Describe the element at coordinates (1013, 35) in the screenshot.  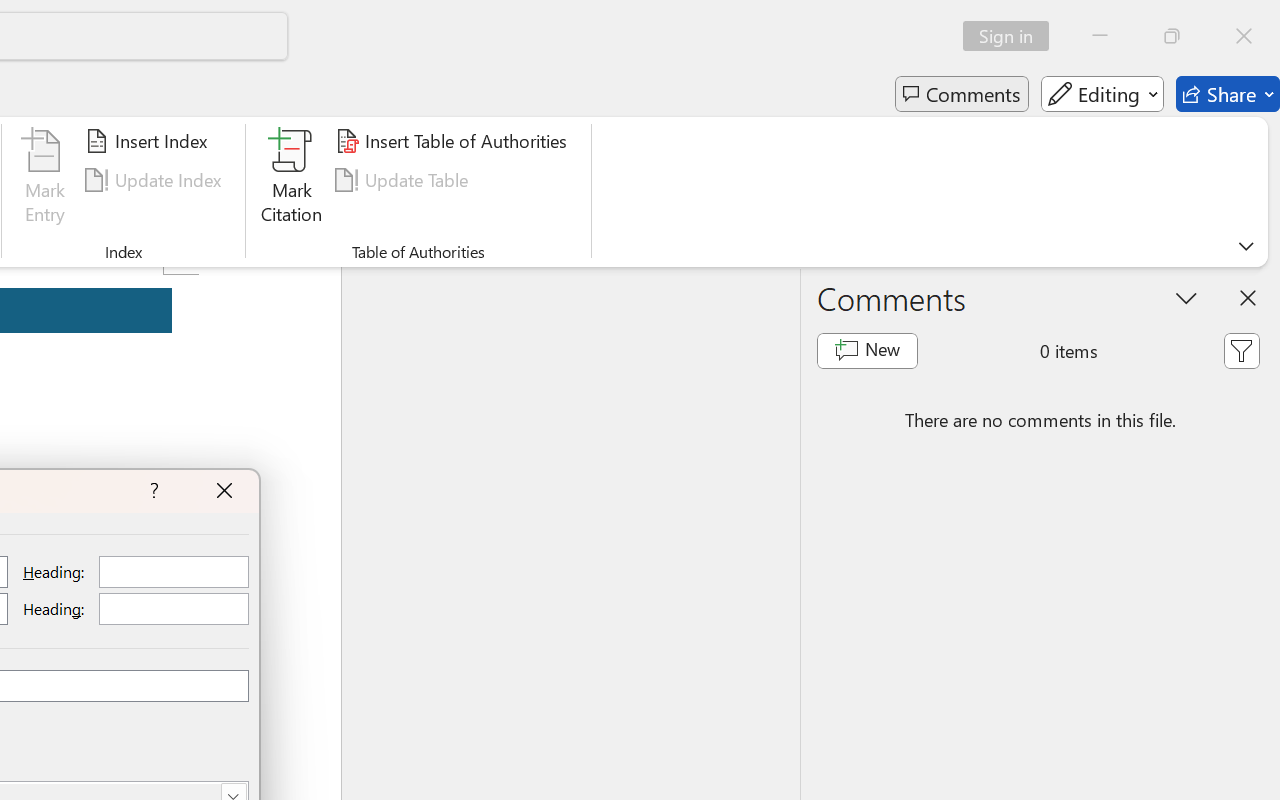
I see `'Sign in'` at that location.